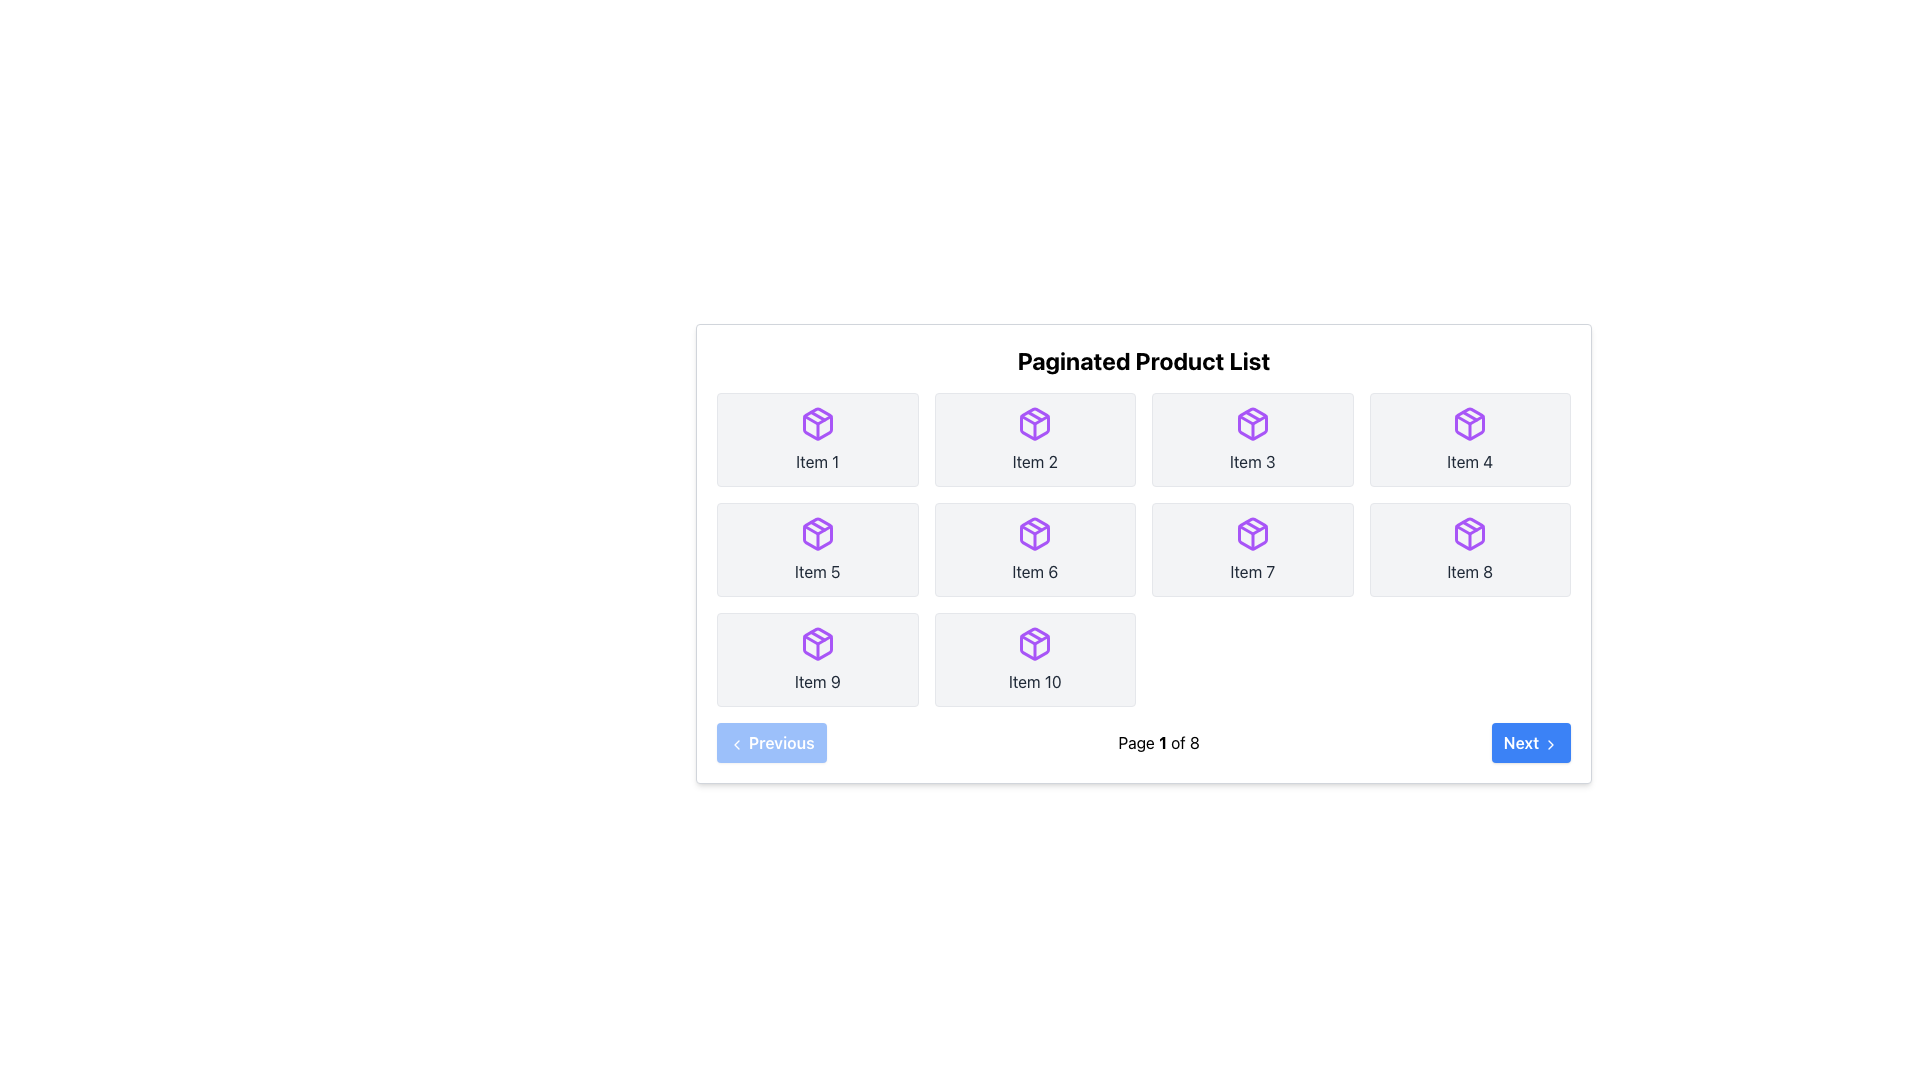 Image resolution: width=1920 pixels, height=1080 pixels. What do you see at coordinates (1470, 419) in the screenshot?
I see `the Polygon SVG element that is part of the box icon located in the fourth cell of the first row in the product list grid` at bounding box center [1470, 419].